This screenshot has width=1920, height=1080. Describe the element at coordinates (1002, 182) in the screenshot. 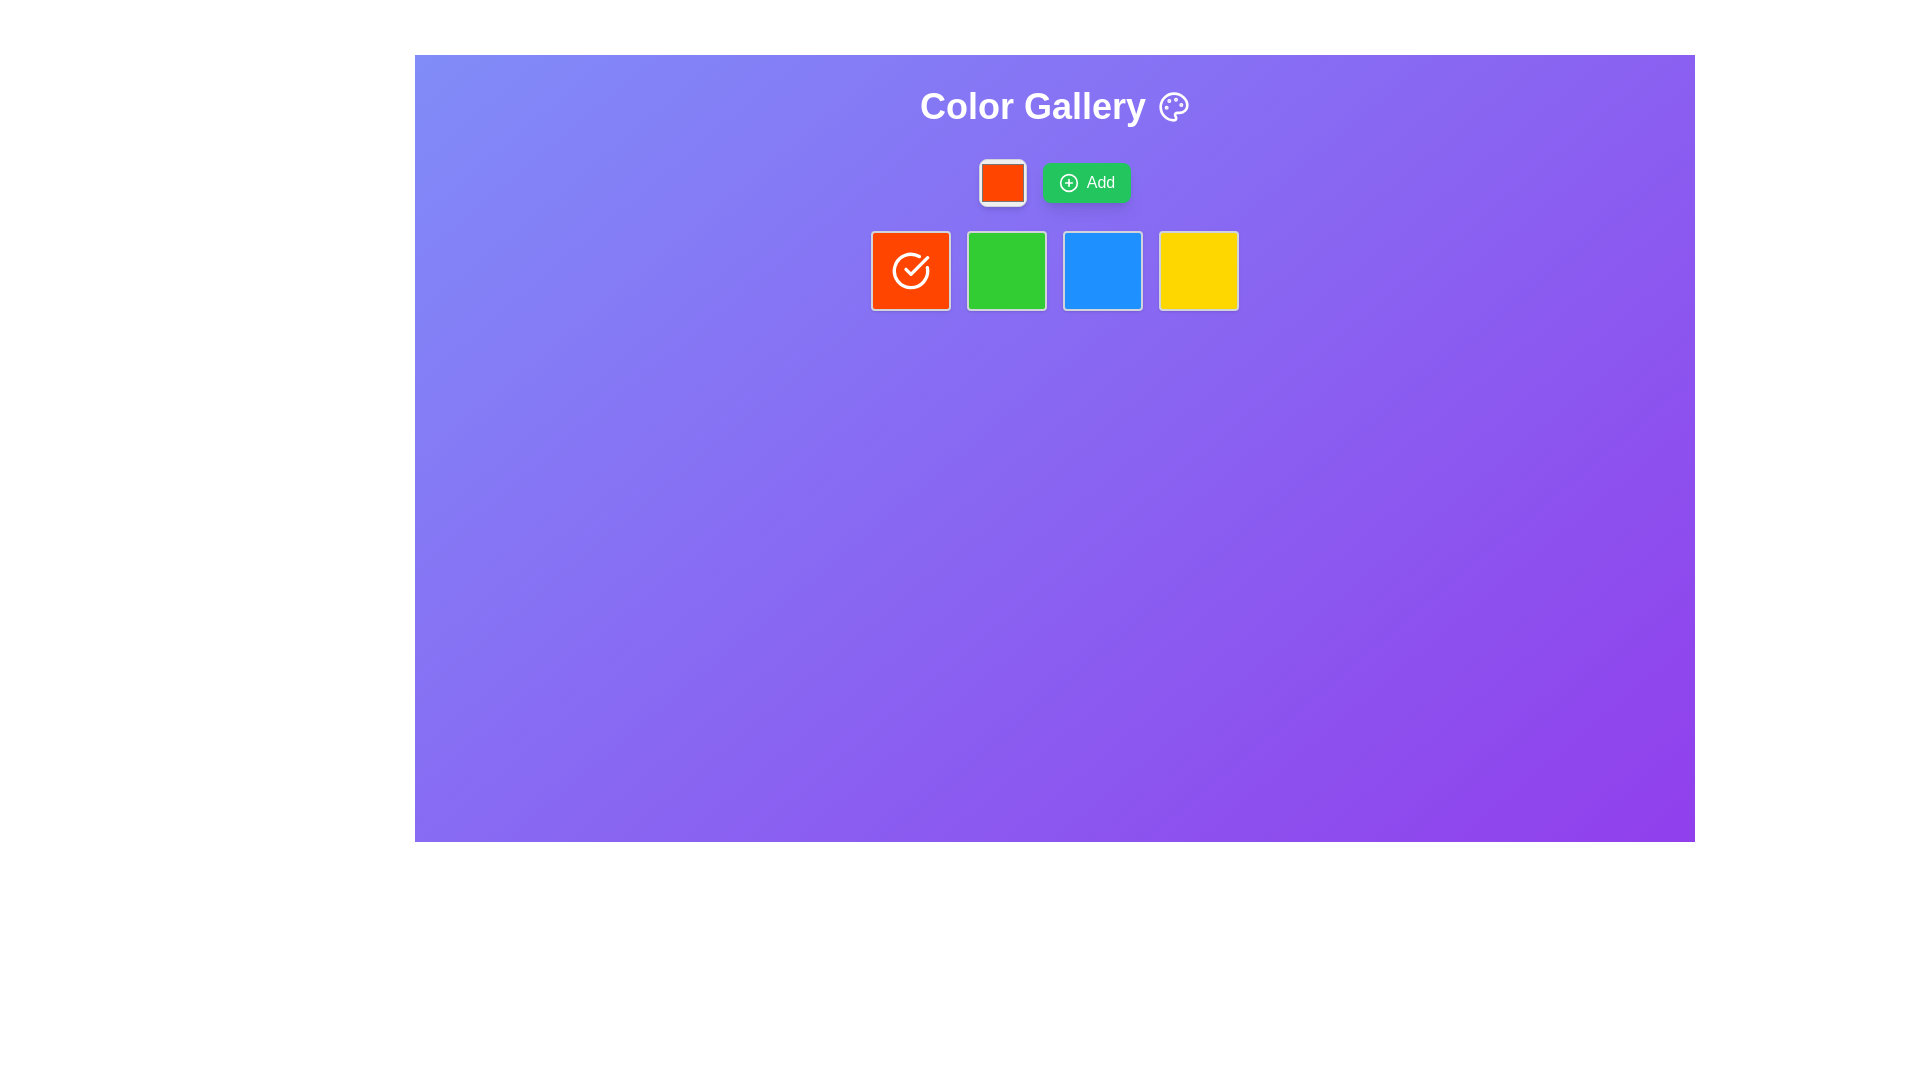

I see `the vibrant orange Color Picker box with rounded borders` at that location.